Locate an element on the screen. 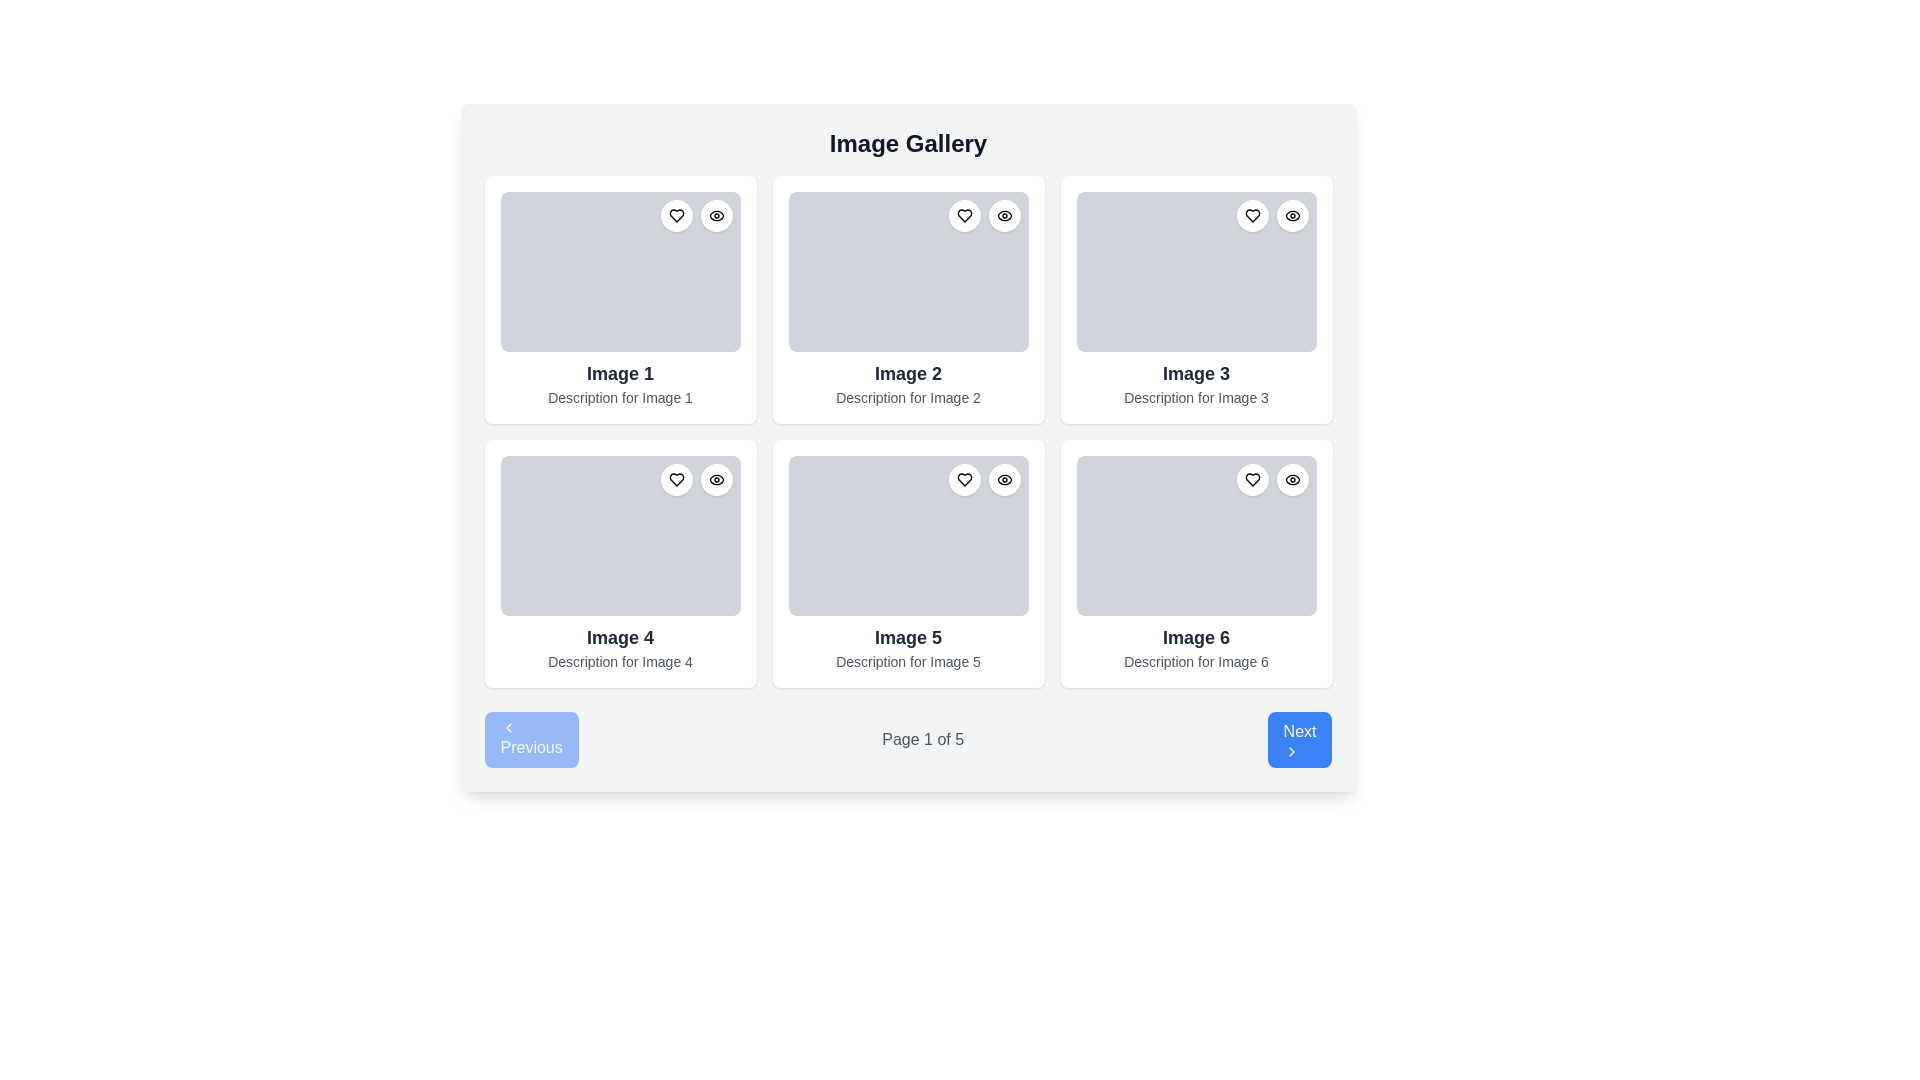 The height and width of the screenshot is (1080, 1920). the circular button with a white background and black heart icon at the top-right corner of the image thumbnail to mark it as a favorite is located at coordinates (964, 479).